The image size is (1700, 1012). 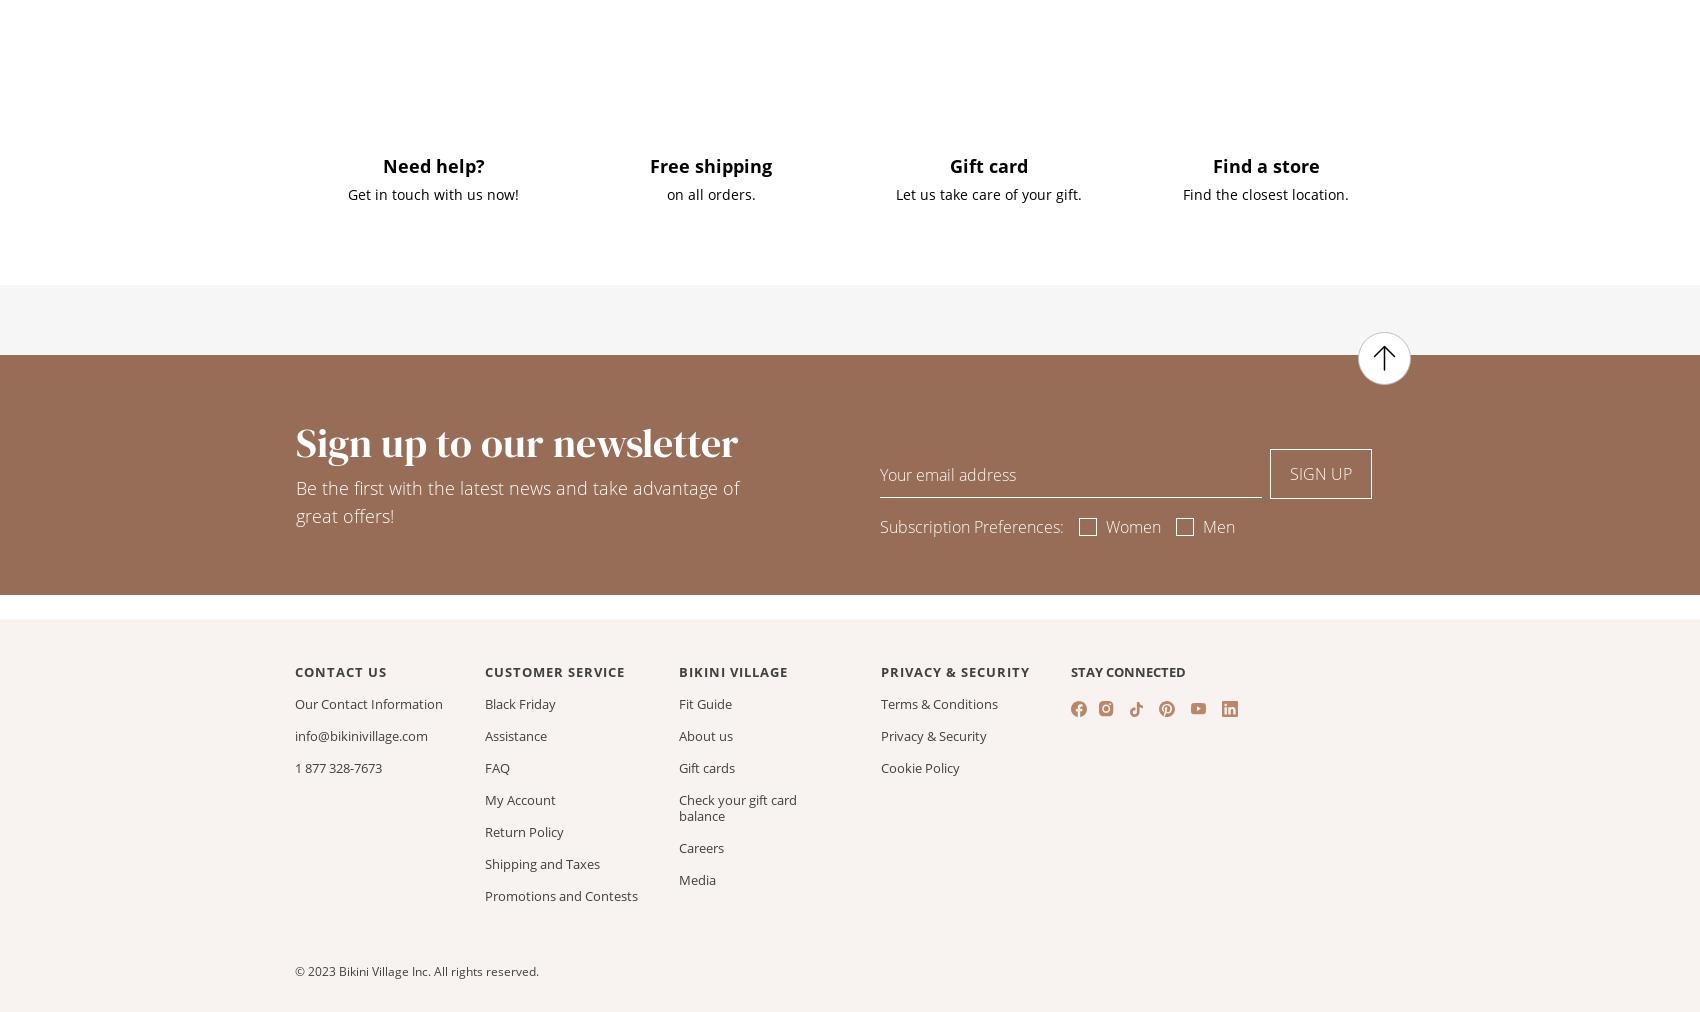 I want to click on 'Fit Guide', so click(x=705, y=703).